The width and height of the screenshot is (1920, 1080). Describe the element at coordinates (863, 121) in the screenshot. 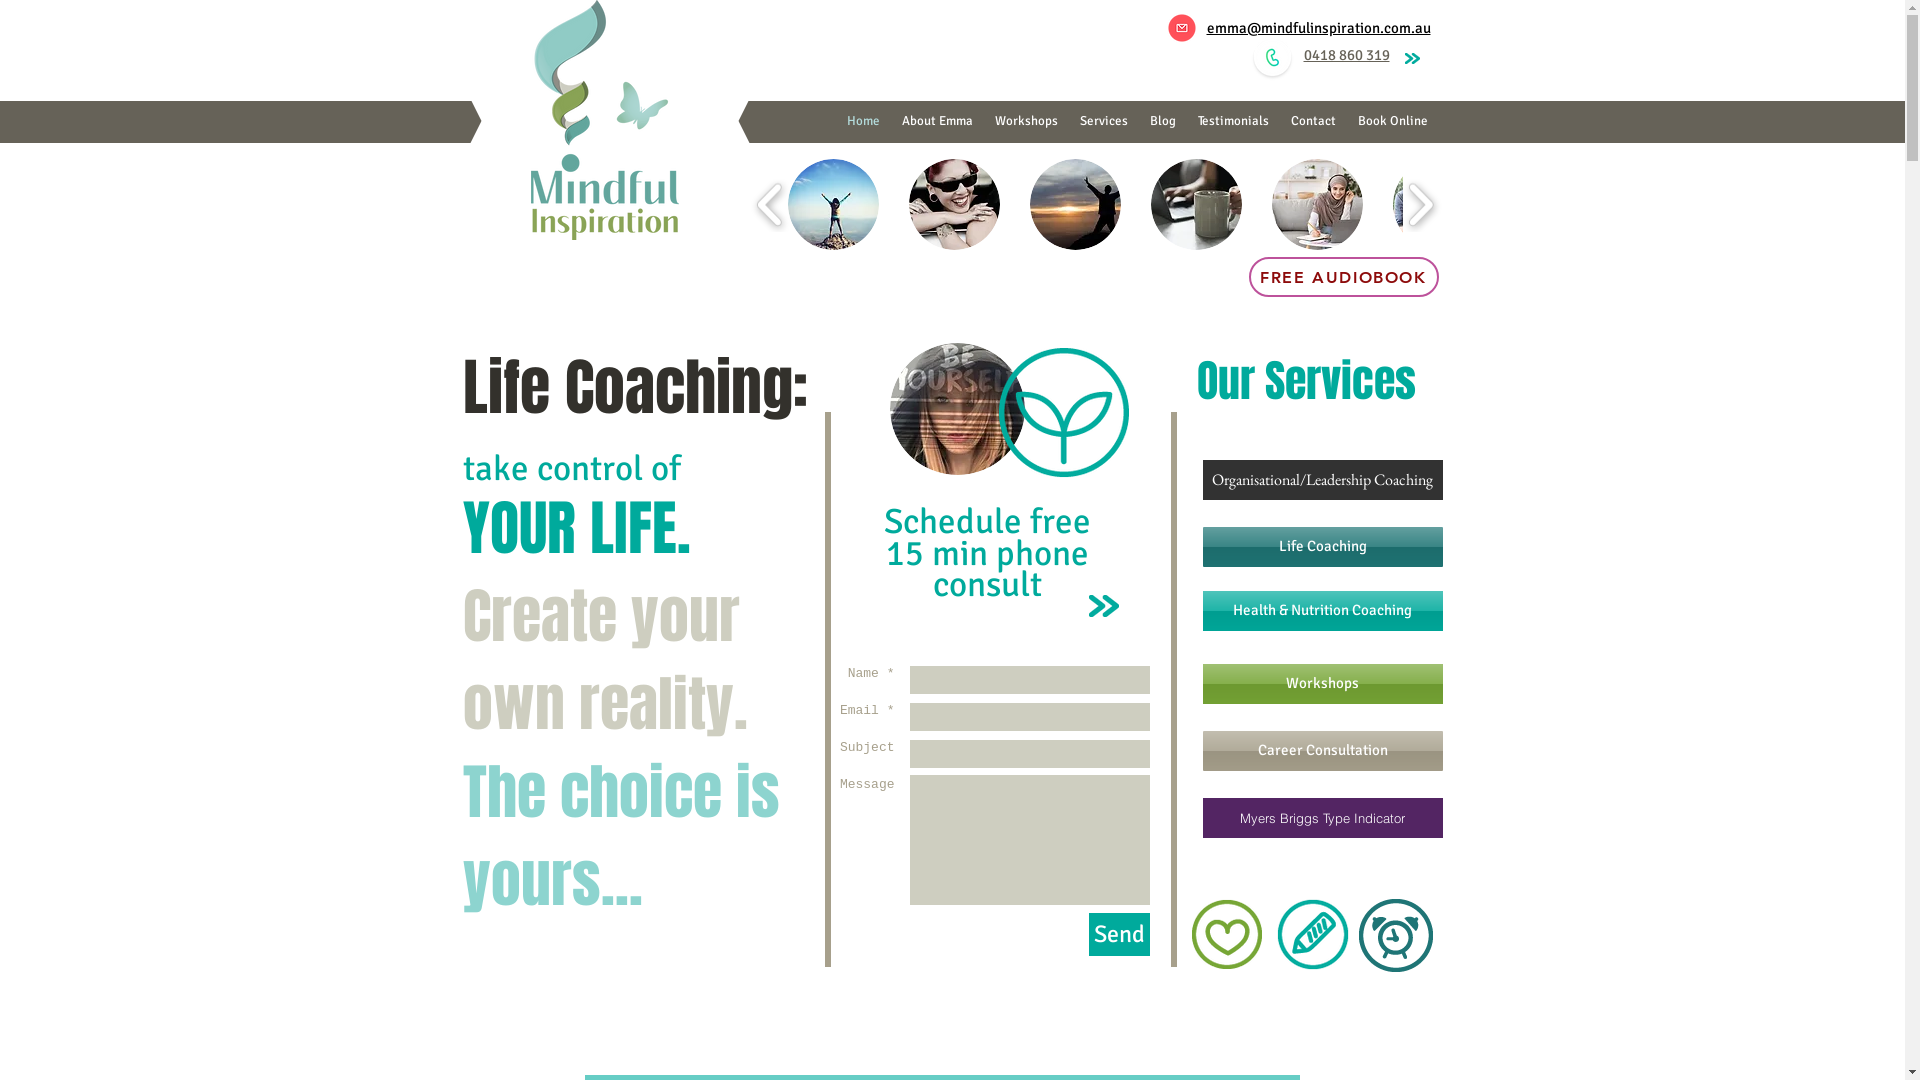

I see `'Home'` at that location.